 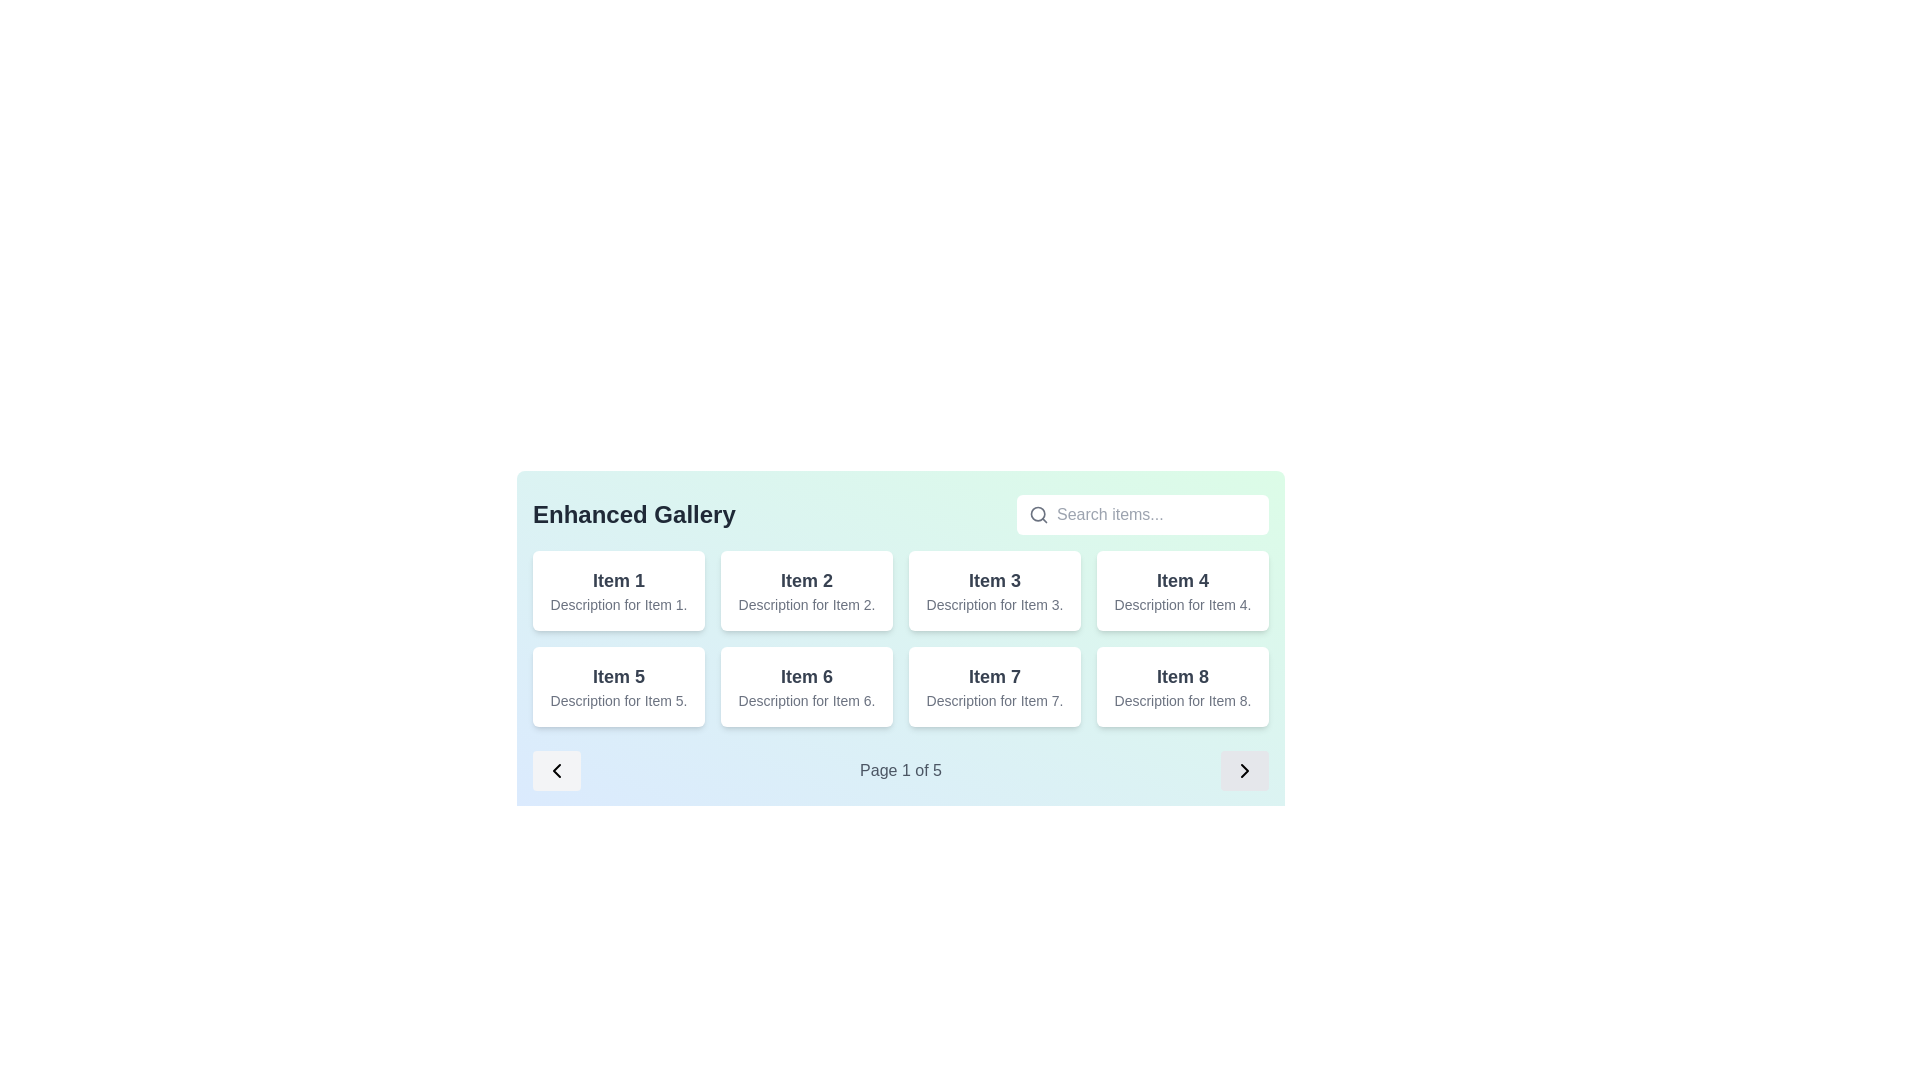 I want to click on the card component representing 'Item 8' located in the fourth column of the second row in the grid layout, so click(x=1182, y=685).